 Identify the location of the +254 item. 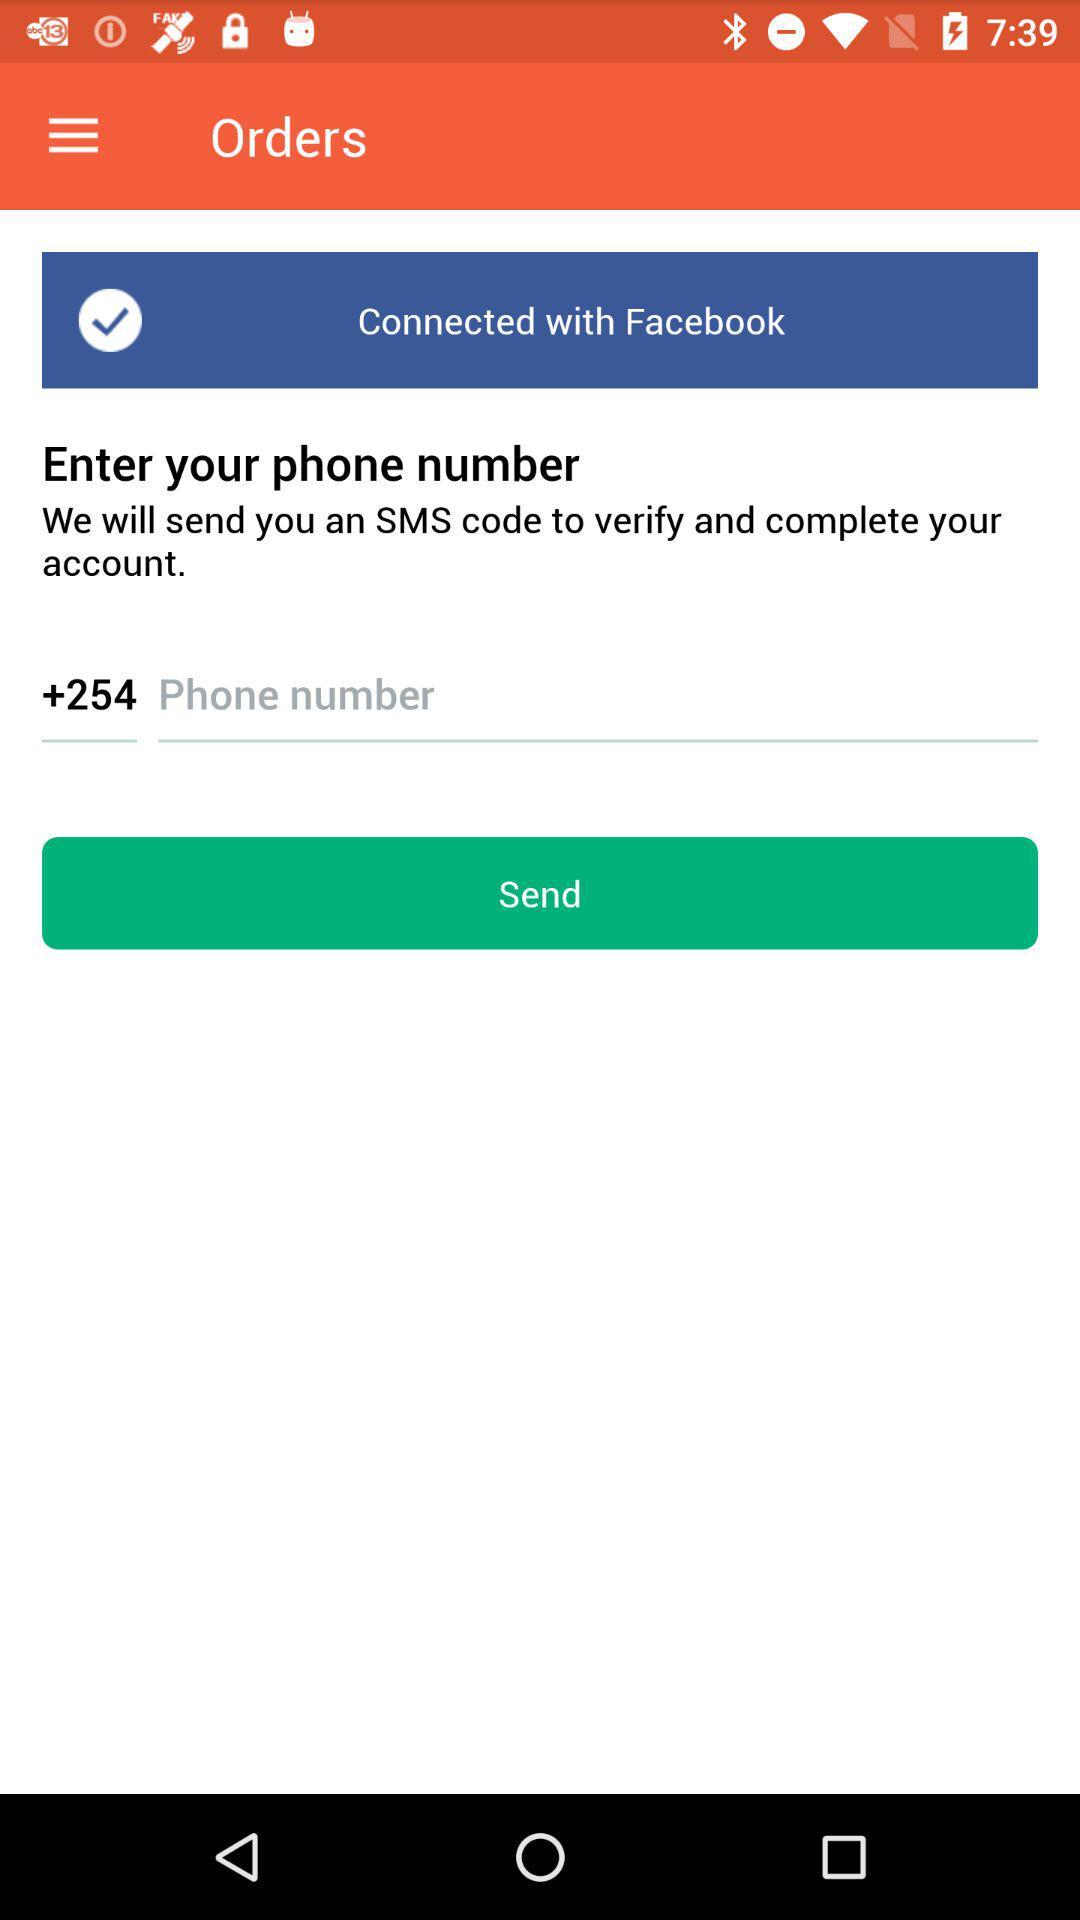
(88, 692).